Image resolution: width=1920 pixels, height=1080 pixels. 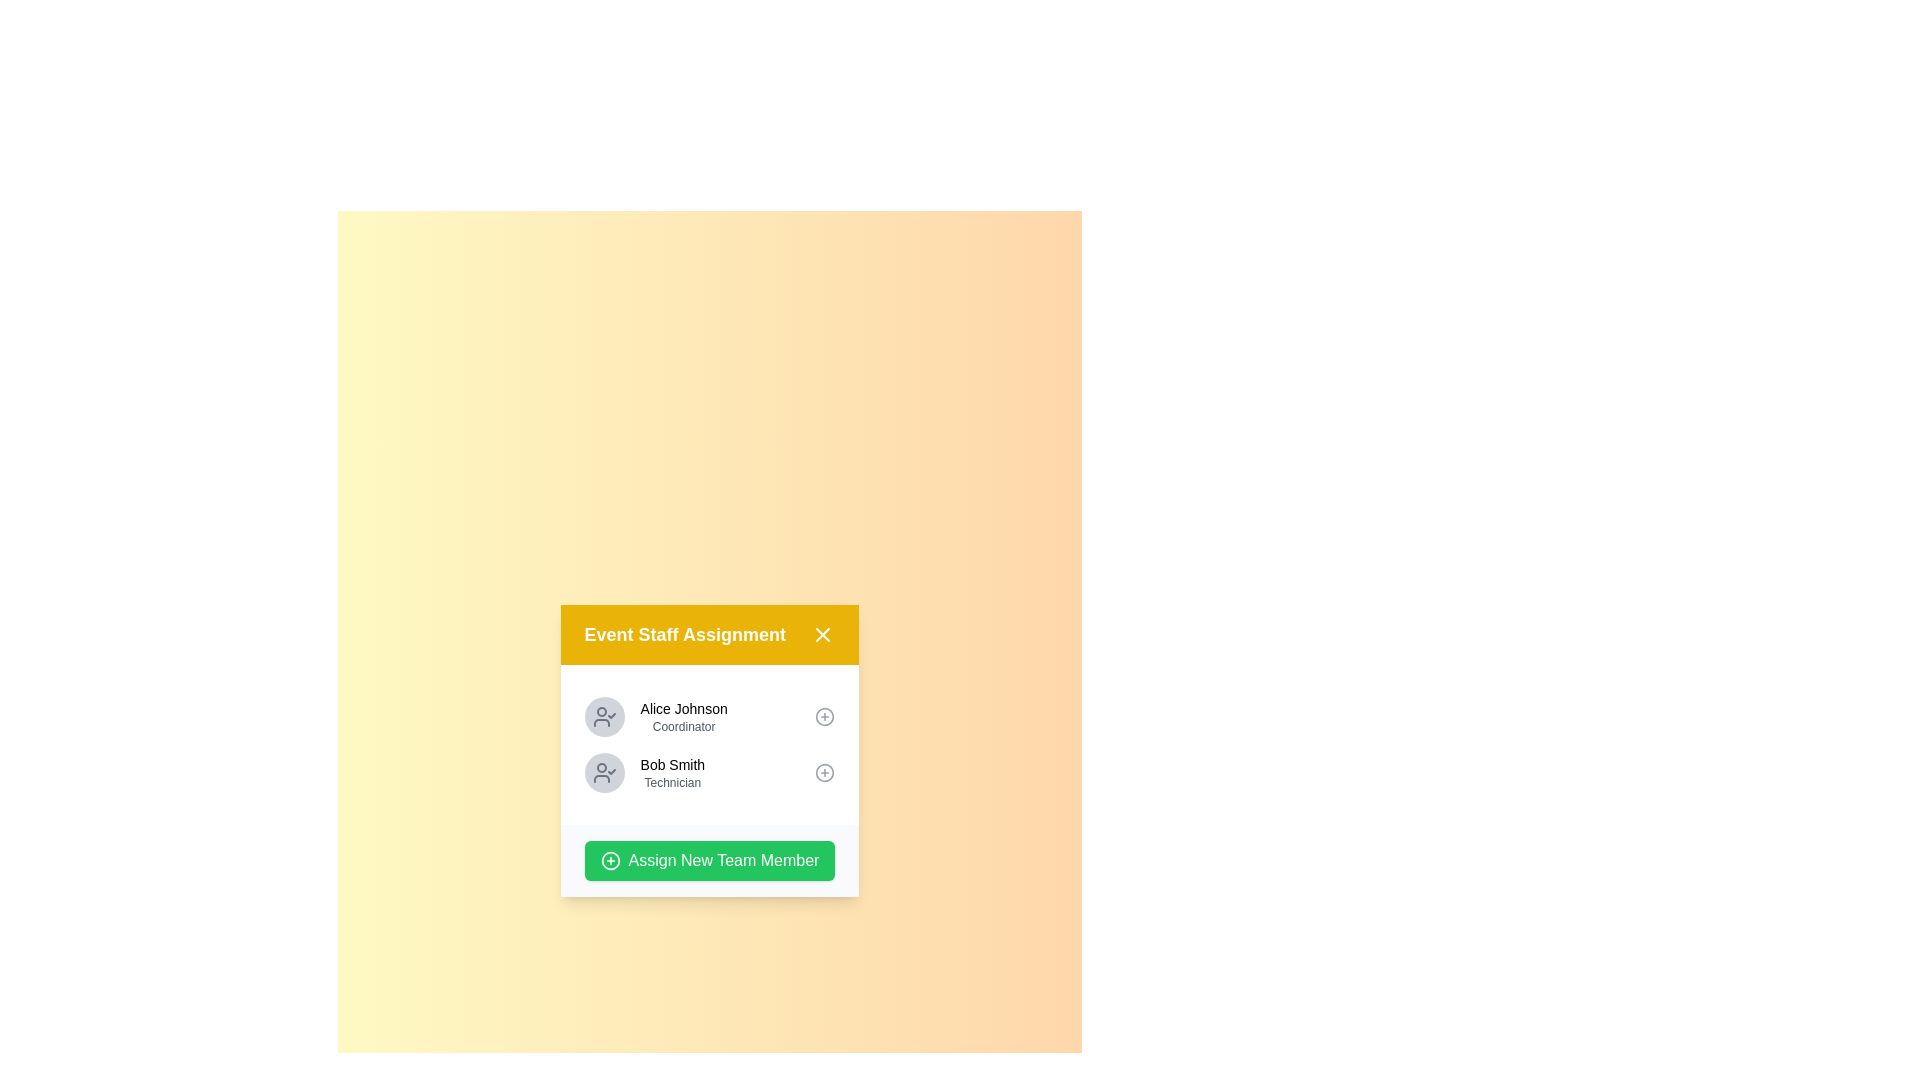 I want to click on 'Edit' button next to the team member Alice Johnson, so click(x=825, y=716).